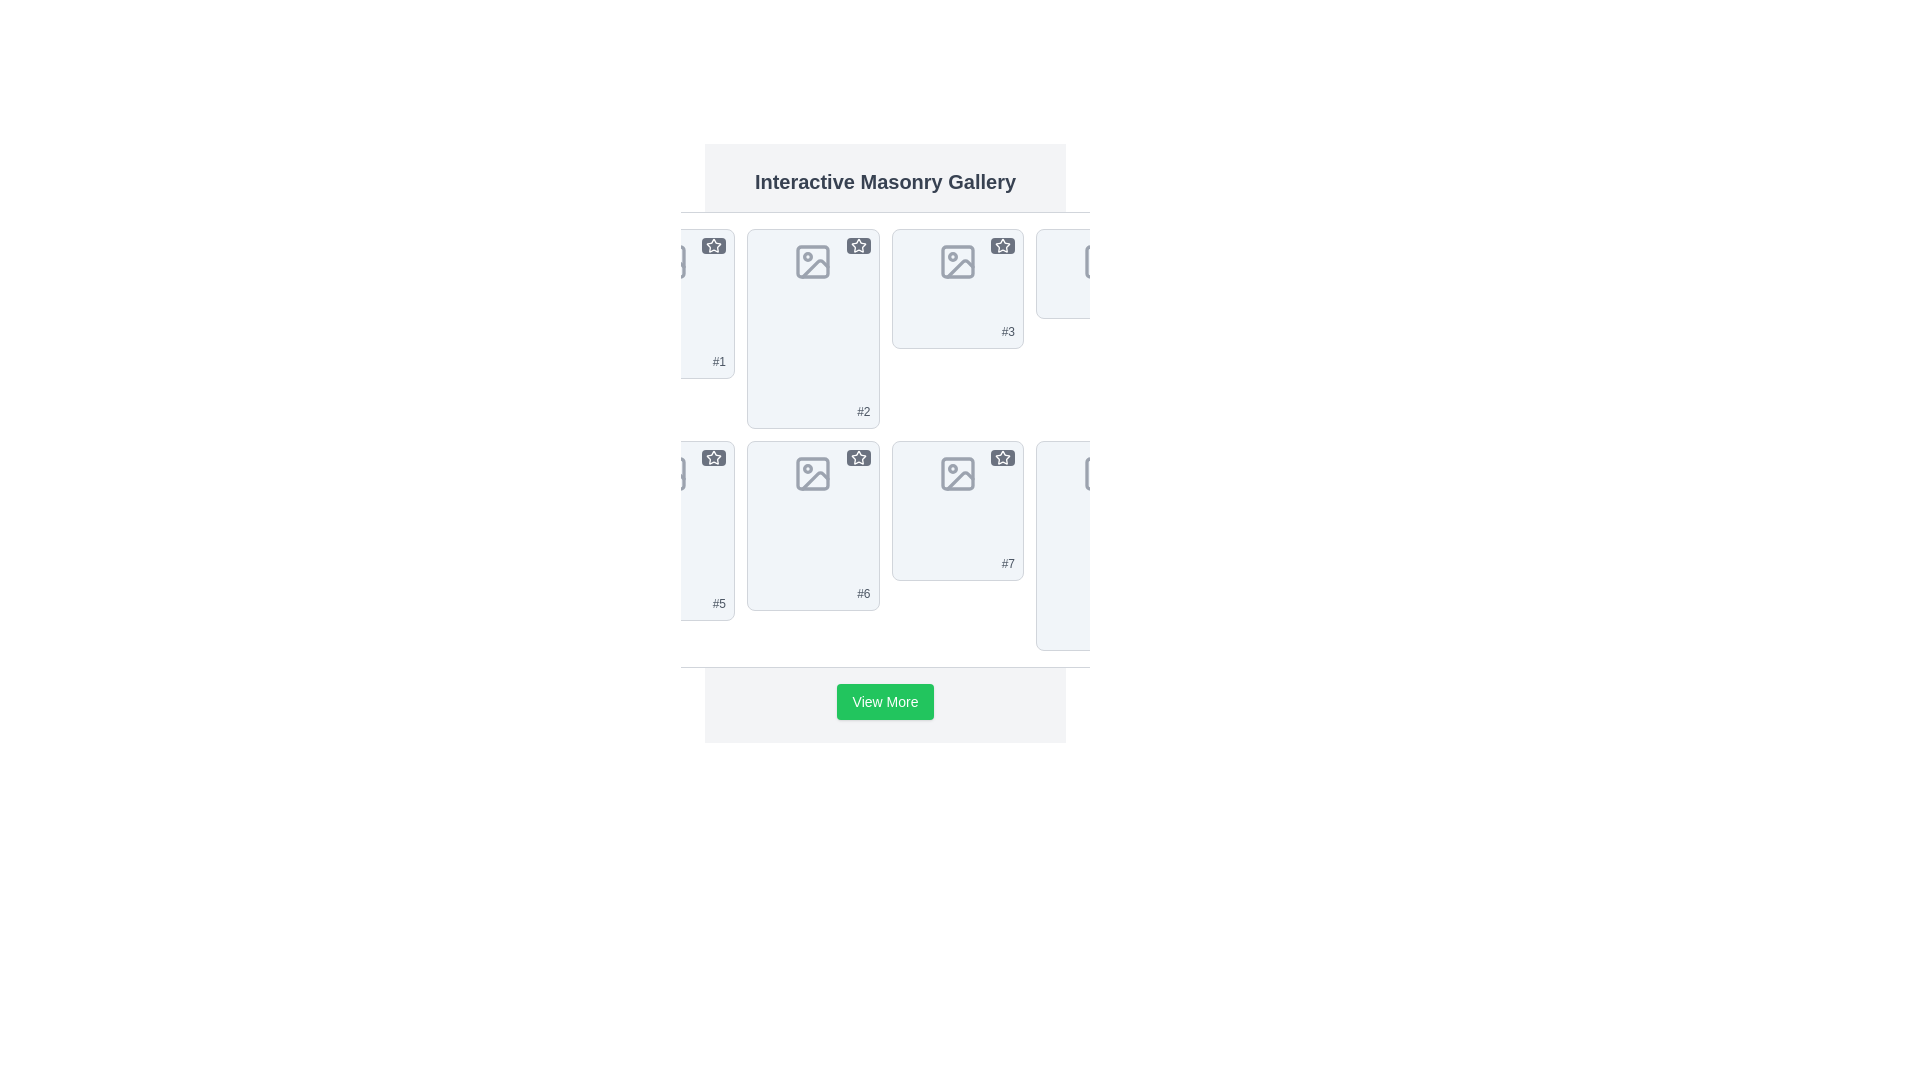 The height and width of the screenshot is (1080, 1920). I want to click on the green rectangular button with rounded corners labeled 'View More' to change its appearance, so click(884, 701).